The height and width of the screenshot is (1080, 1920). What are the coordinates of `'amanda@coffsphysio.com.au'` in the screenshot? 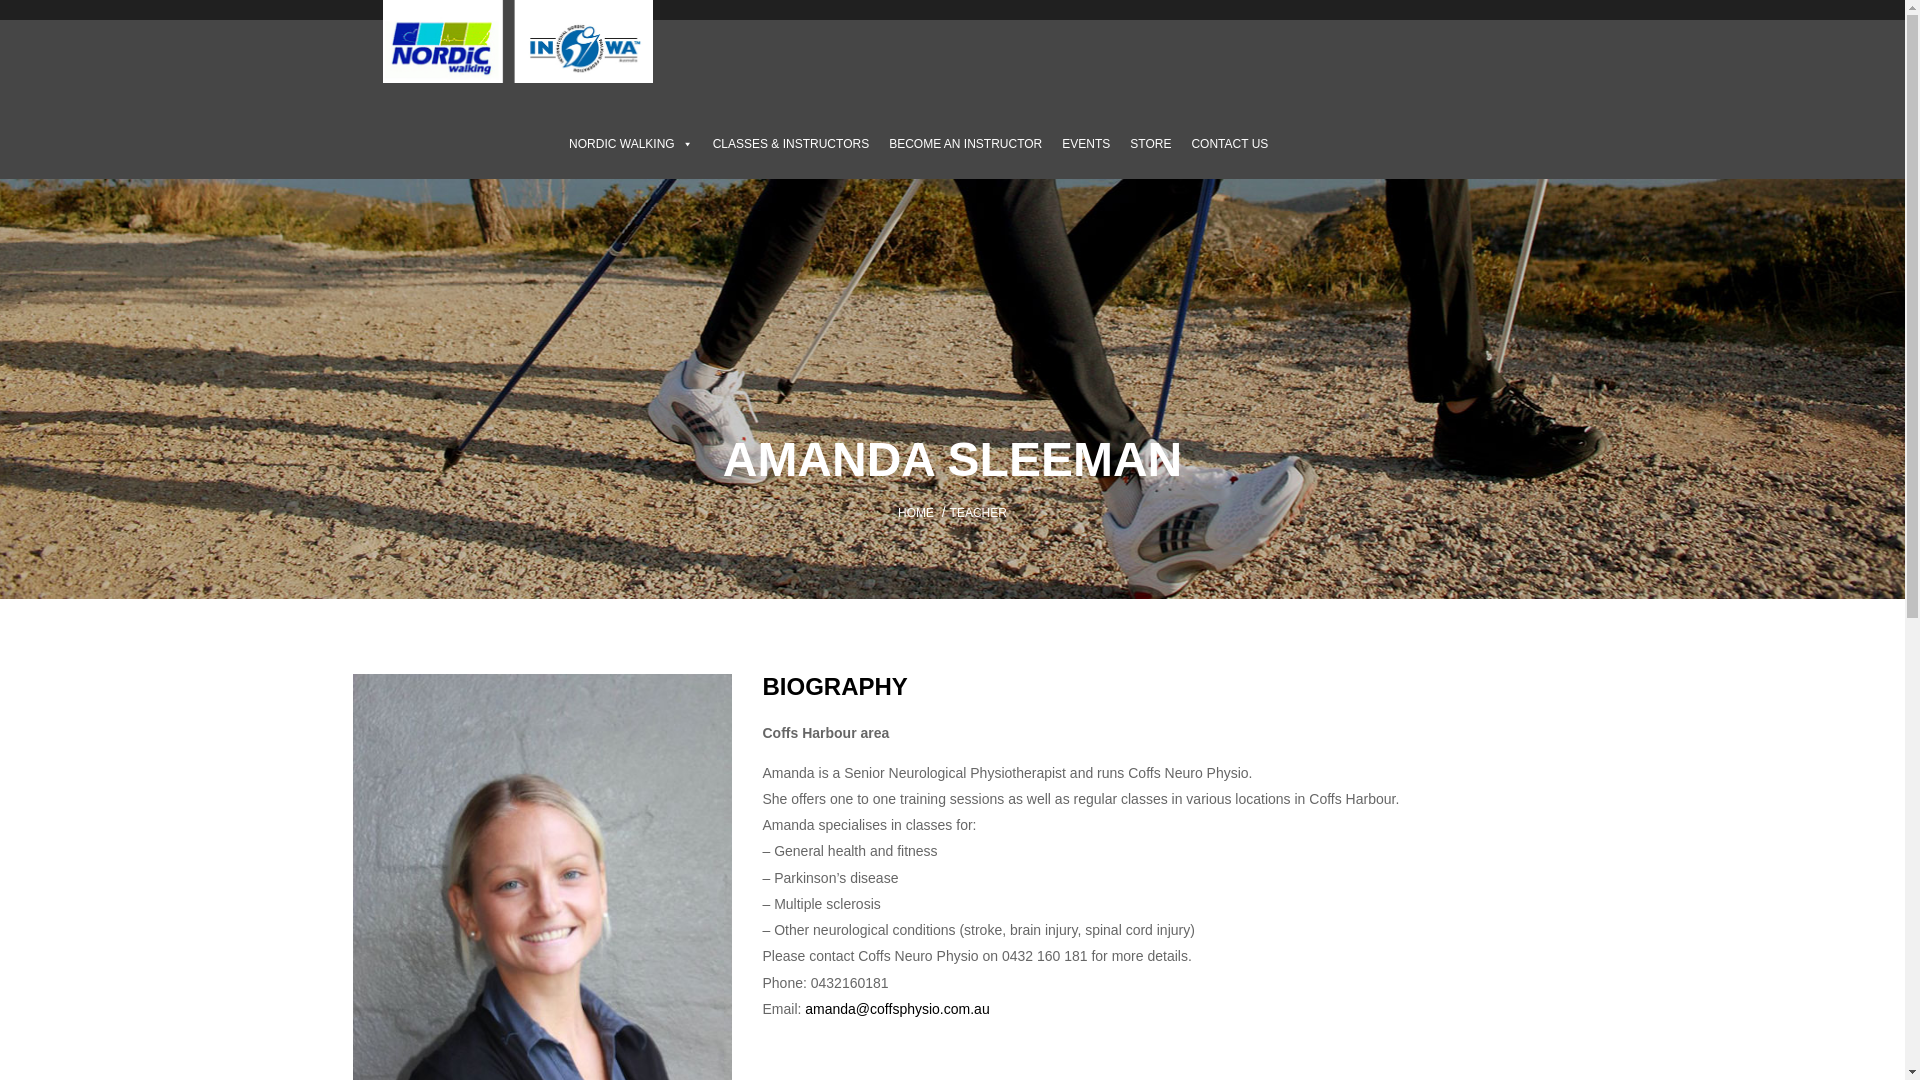 It's located at (896, 1009).